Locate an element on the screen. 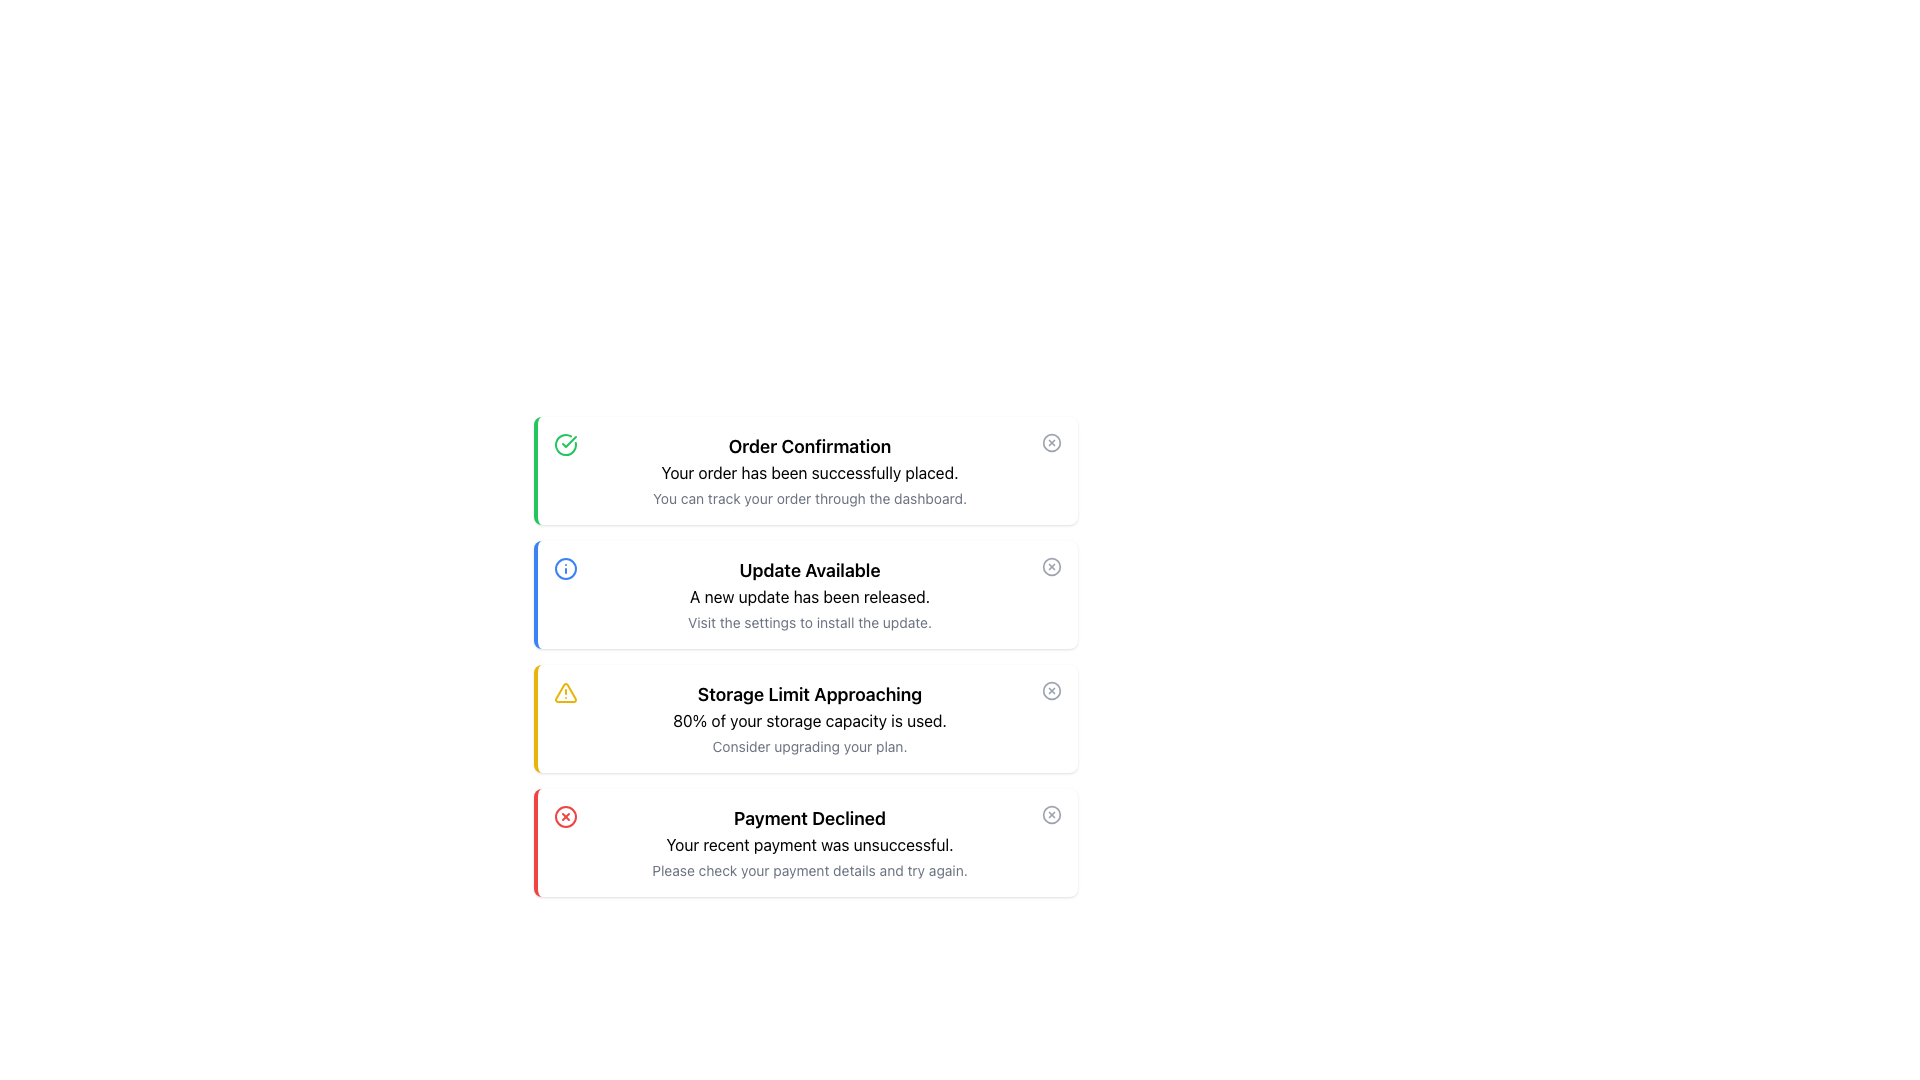 Image resolution: width=1920 pixels, height=1080 pixels. the static text that provides additional guidance on the update available notification card, located centrally in the third line of the card is located at coordinates (810, 622).